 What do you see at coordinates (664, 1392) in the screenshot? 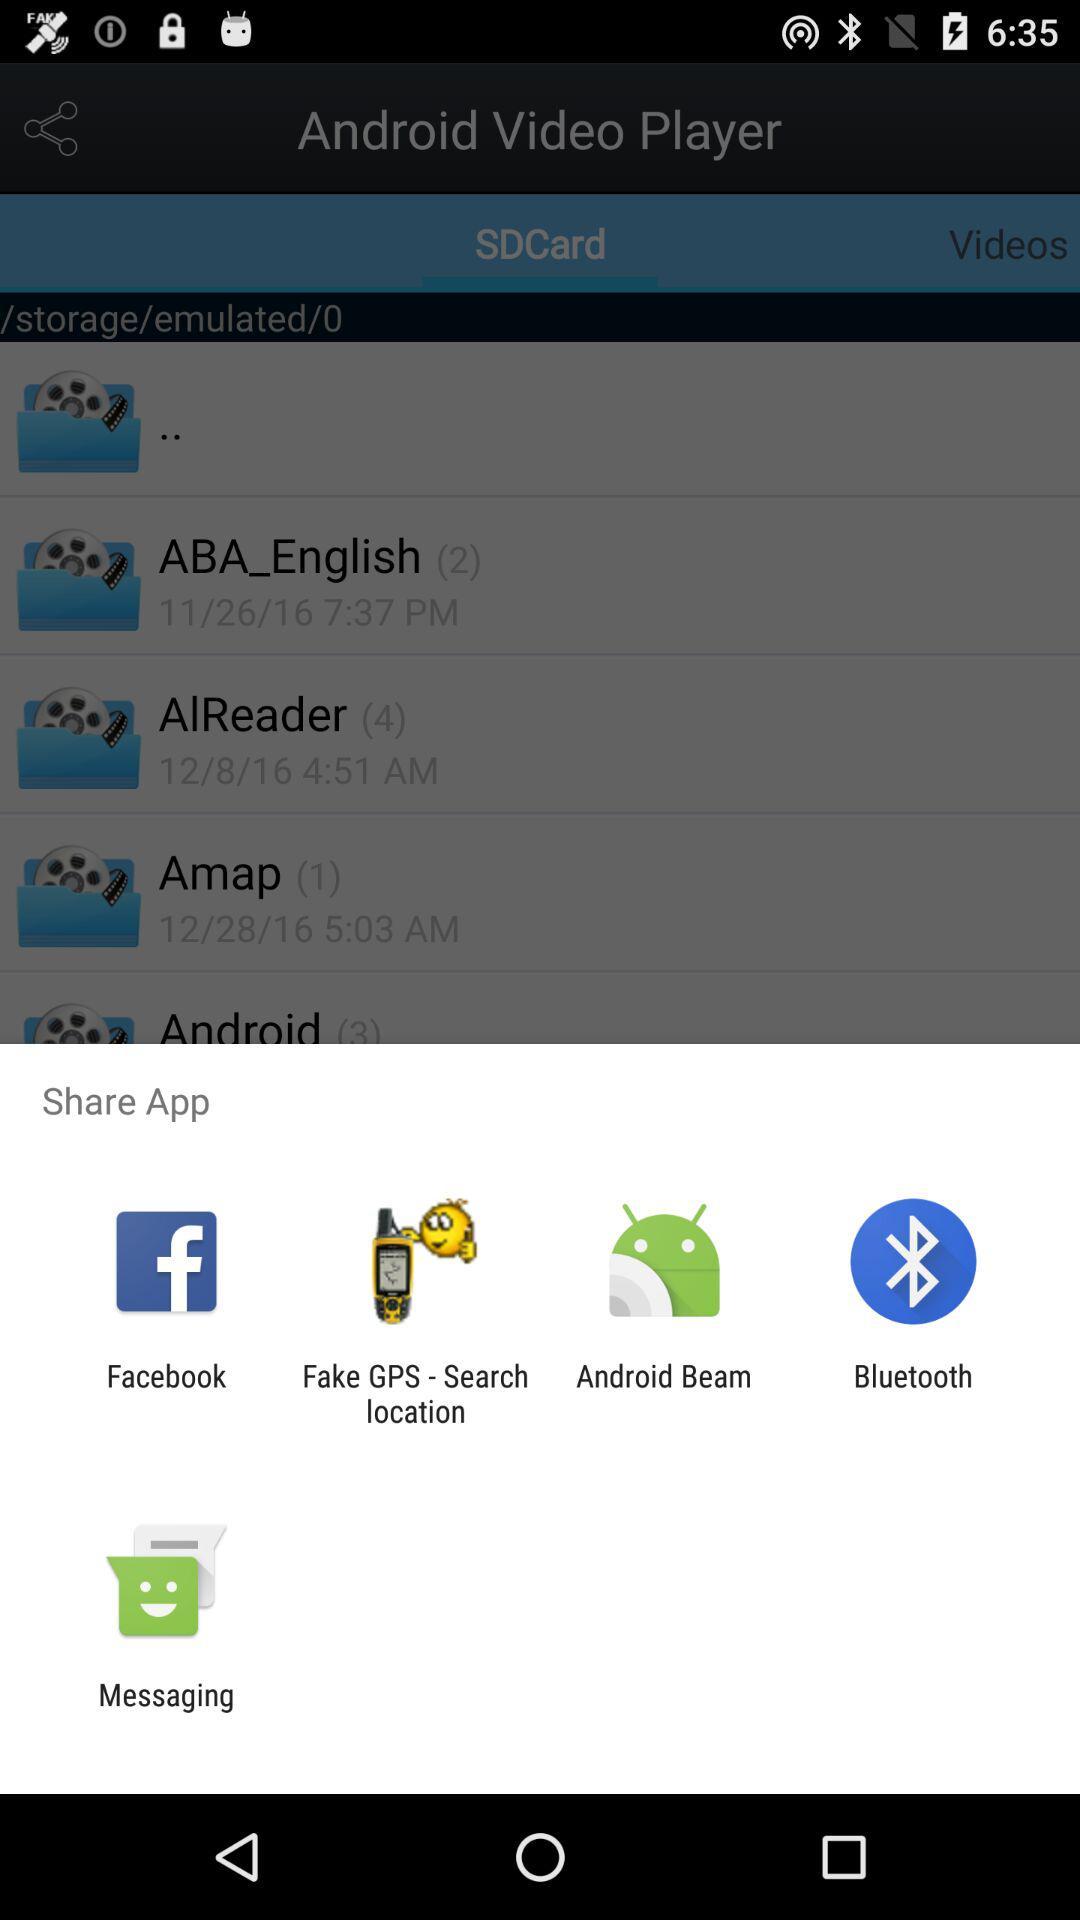
I see `app next to bluetooth` at bounding box center [664, 1392].